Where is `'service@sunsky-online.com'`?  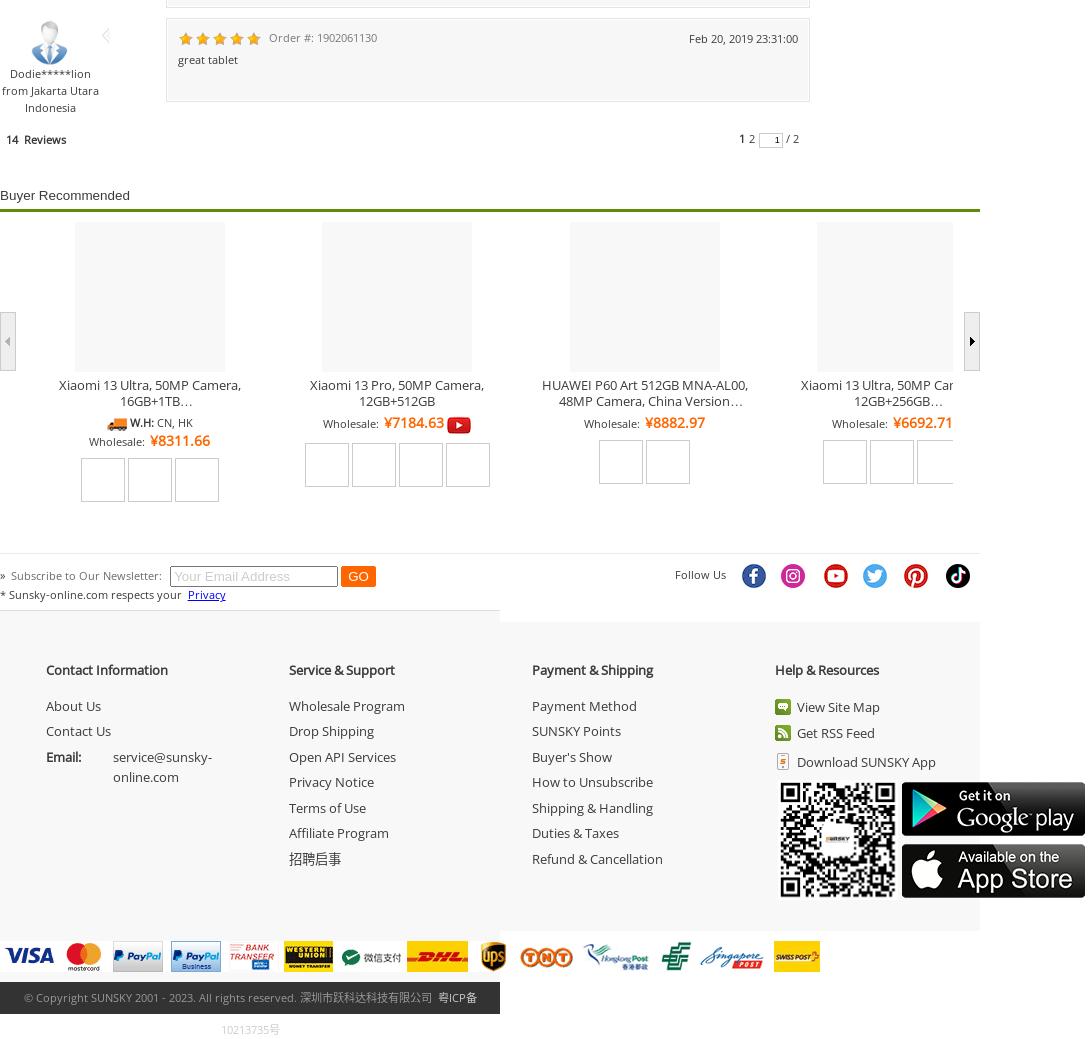
'service@sunsky-online.com' is located at coordinates (161, 764).